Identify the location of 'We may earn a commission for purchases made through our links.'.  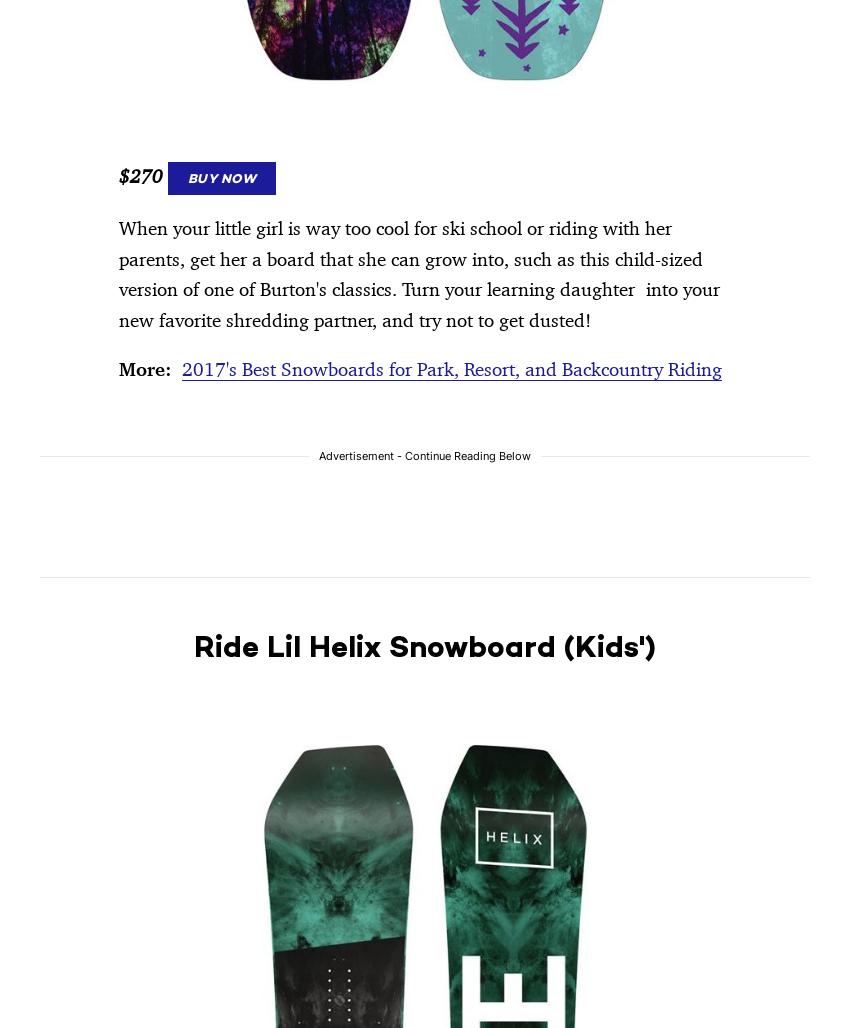
(246, 148).